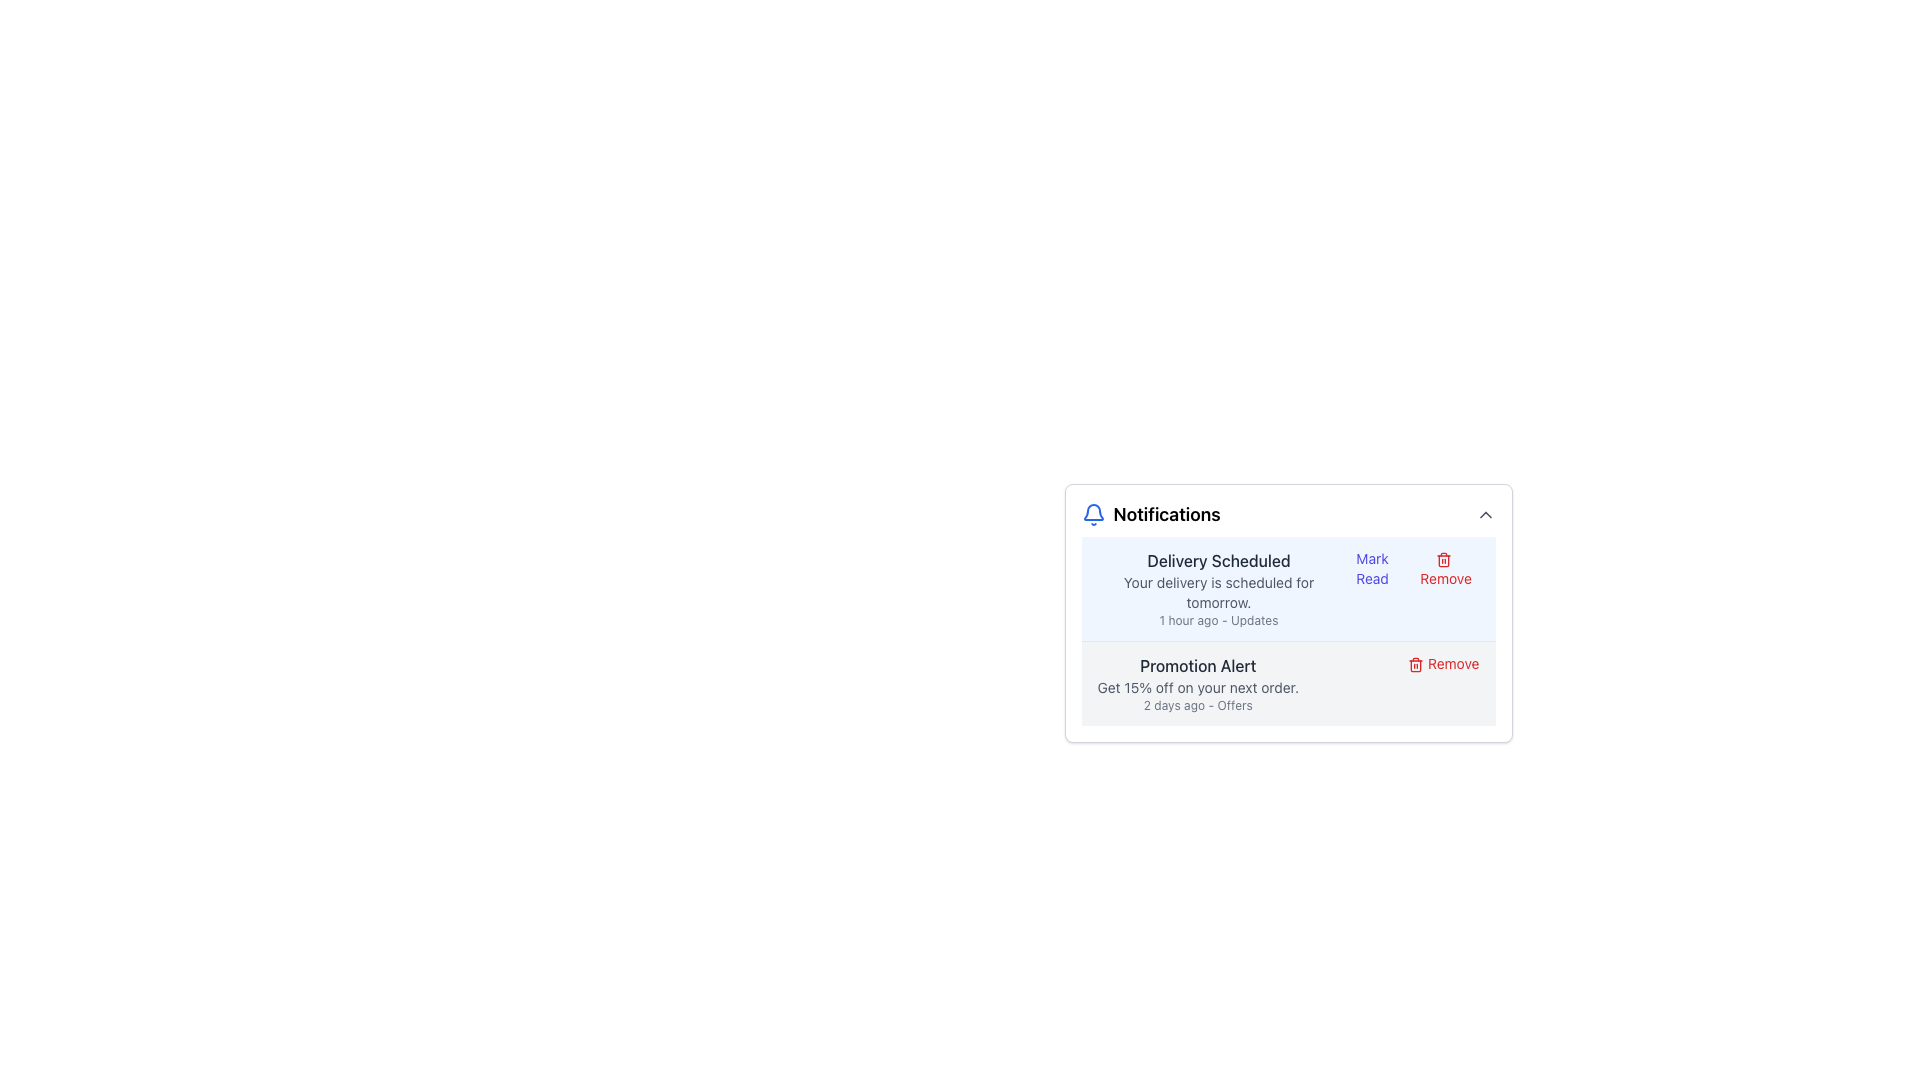 This screenshot has height=1080, width=1920. What do you see at coordinates (1218, 560) in the screenshot?
I see `text from the title of the notification card, which summarizes the content within the notification` at bounding box center [1218, 560].